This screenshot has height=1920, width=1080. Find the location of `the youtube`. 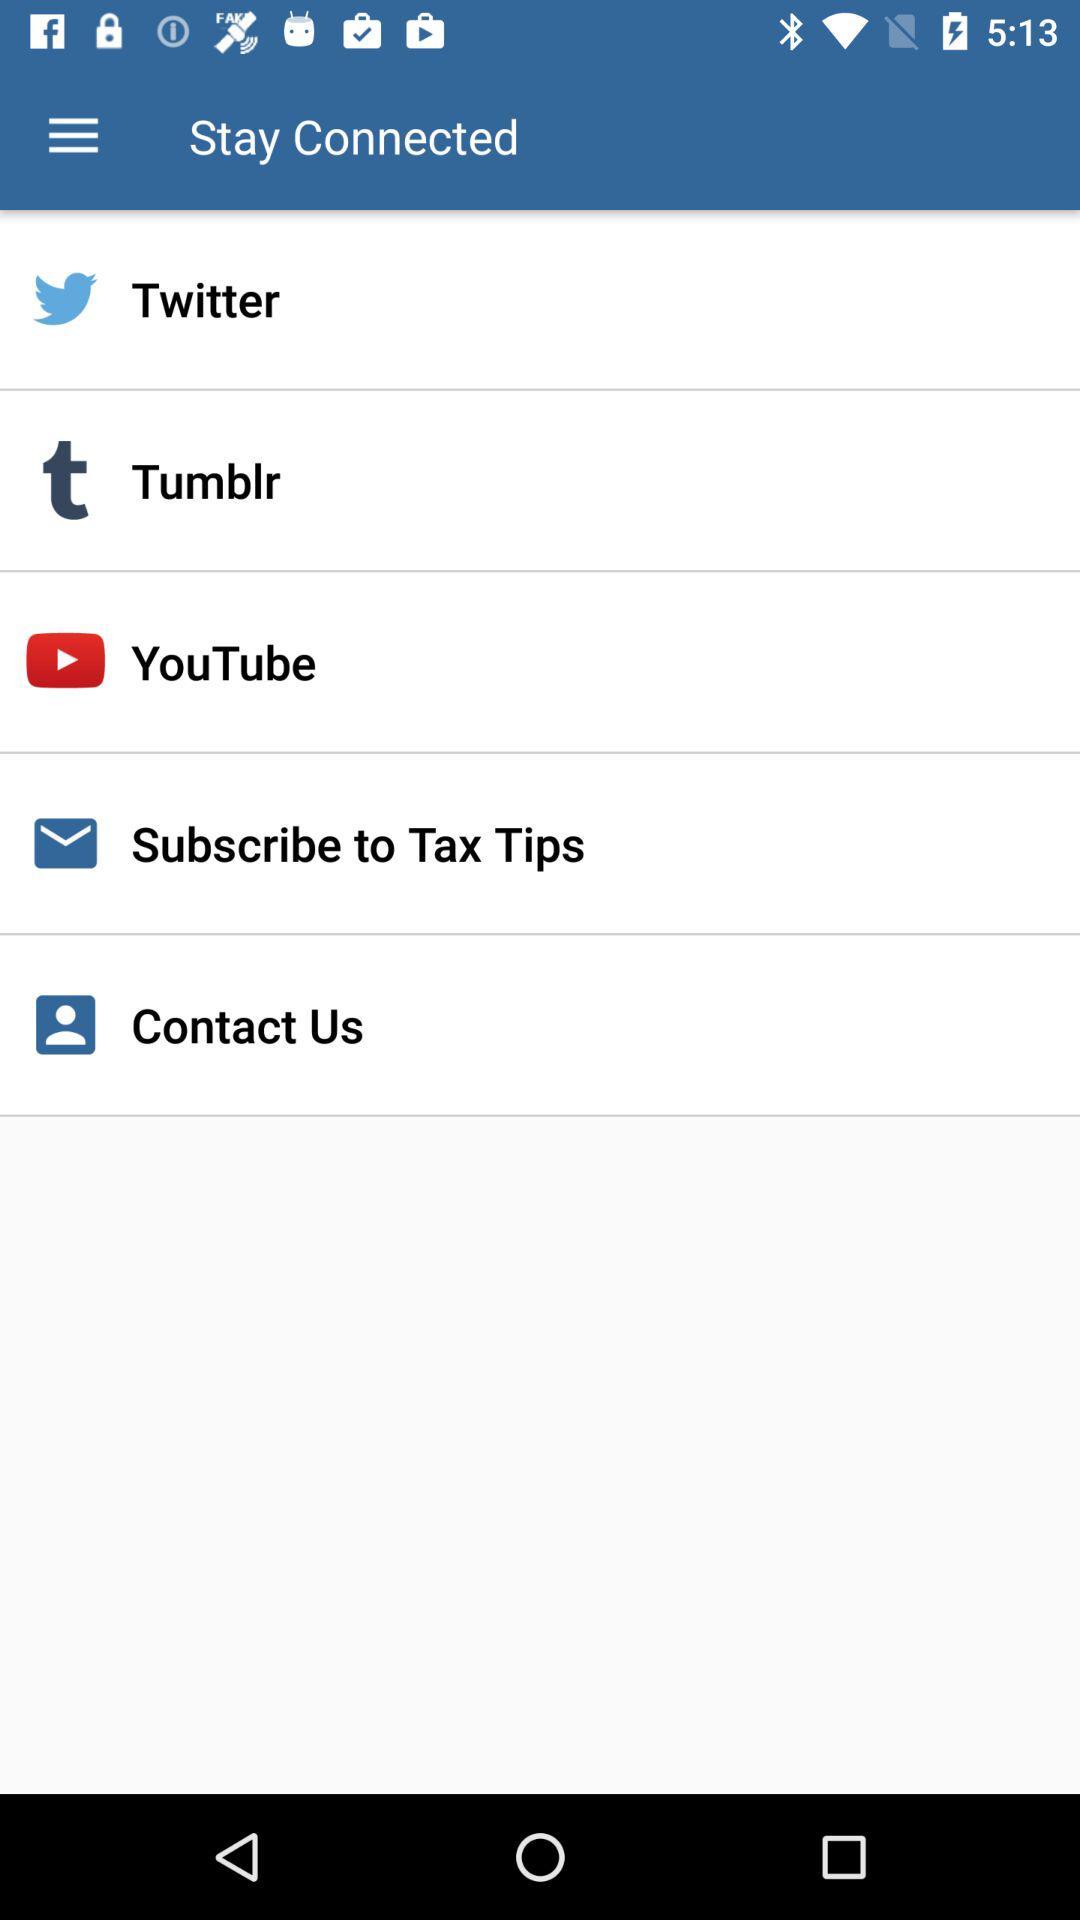

the youtube is located at coordinates (540, 662).